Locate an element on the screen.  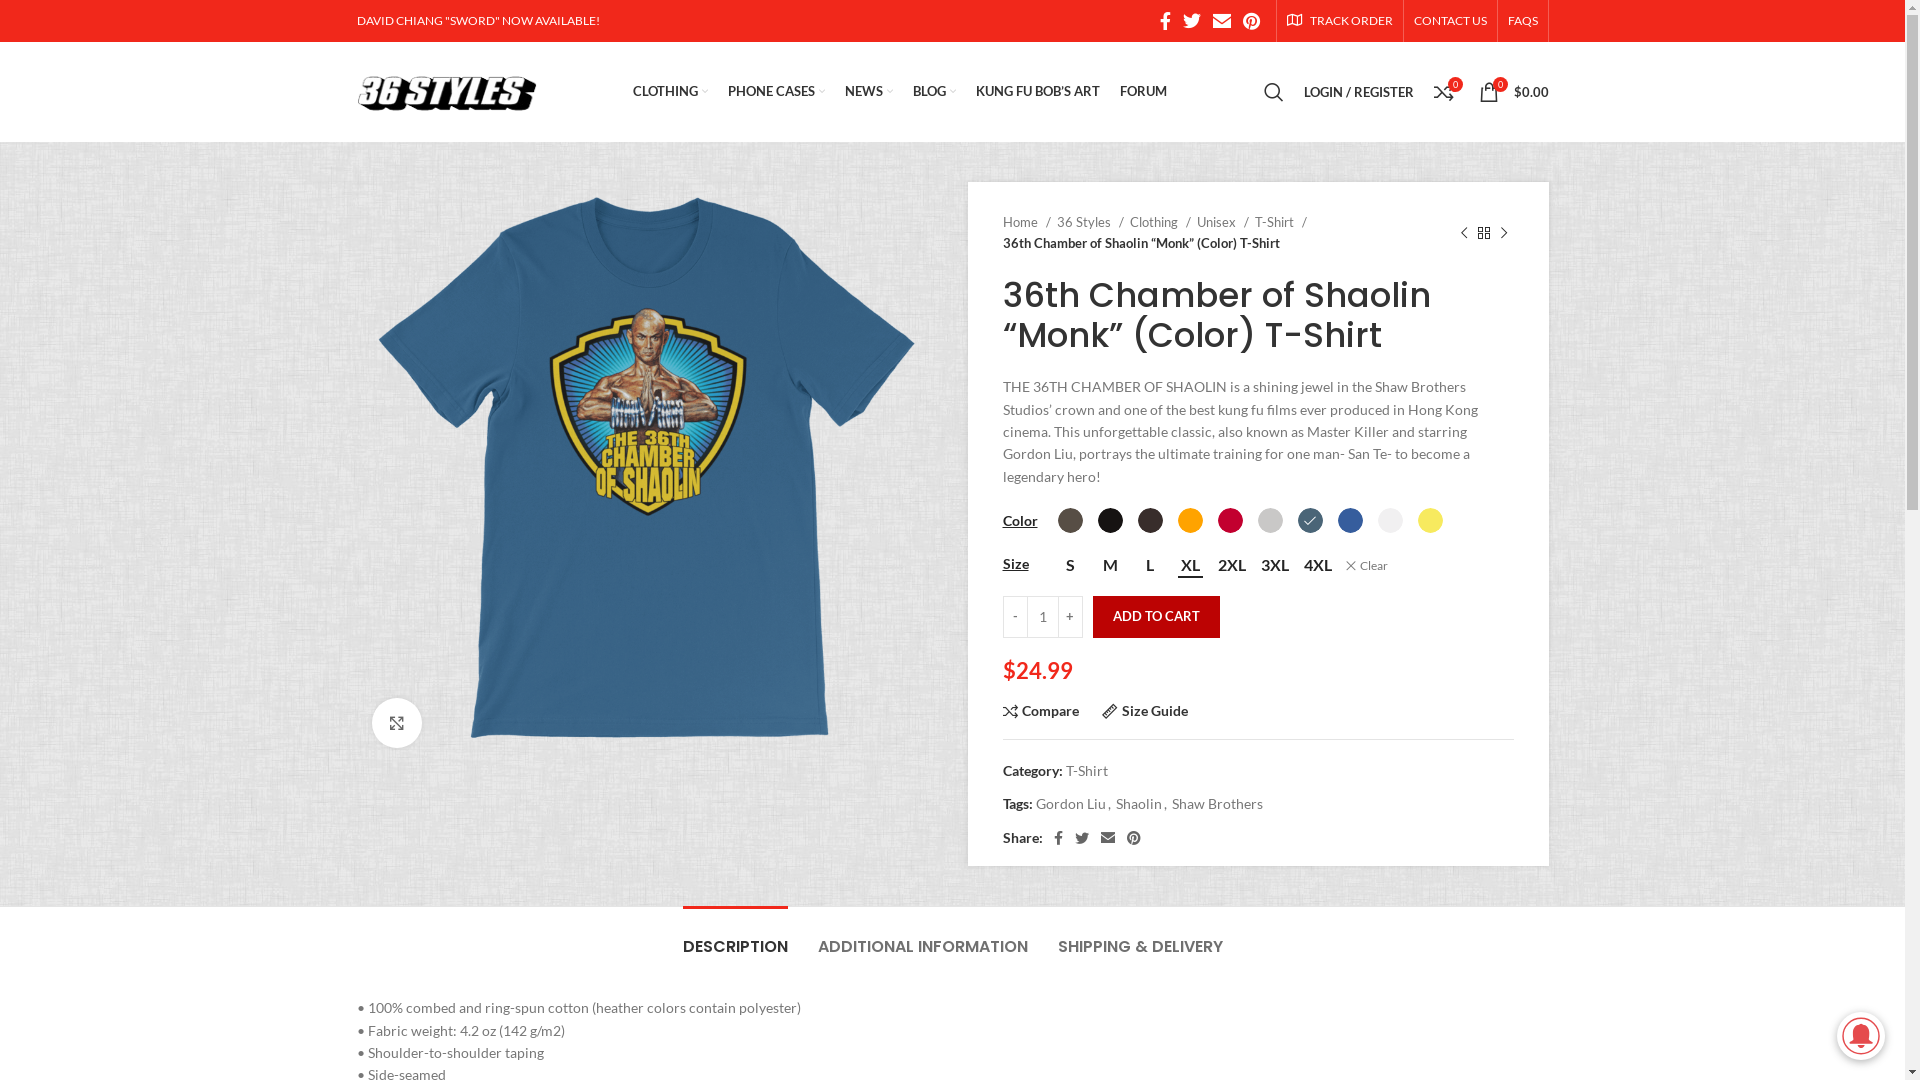
'FAQS' is located at coordinates (1521, 20).